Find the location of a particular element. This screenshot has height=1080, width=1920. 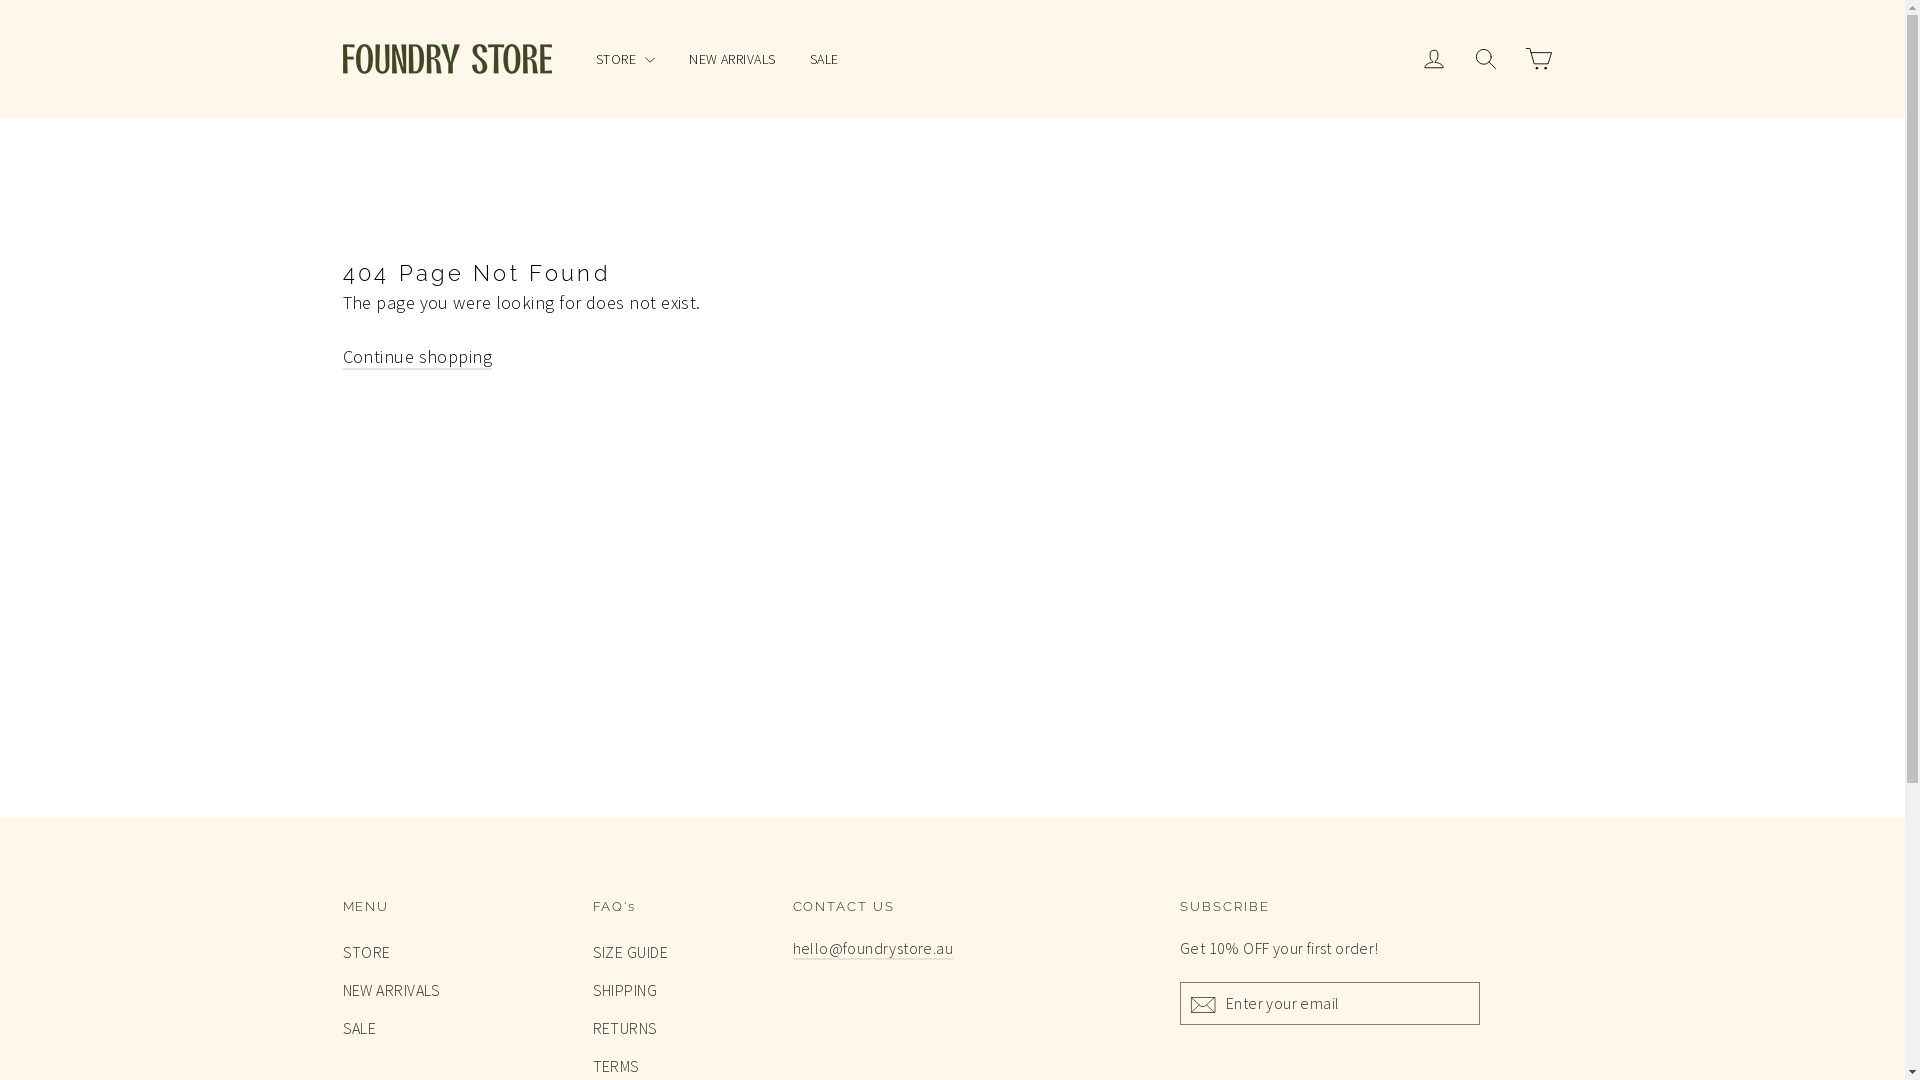

'SALE' is located at coordinates (824, 57).